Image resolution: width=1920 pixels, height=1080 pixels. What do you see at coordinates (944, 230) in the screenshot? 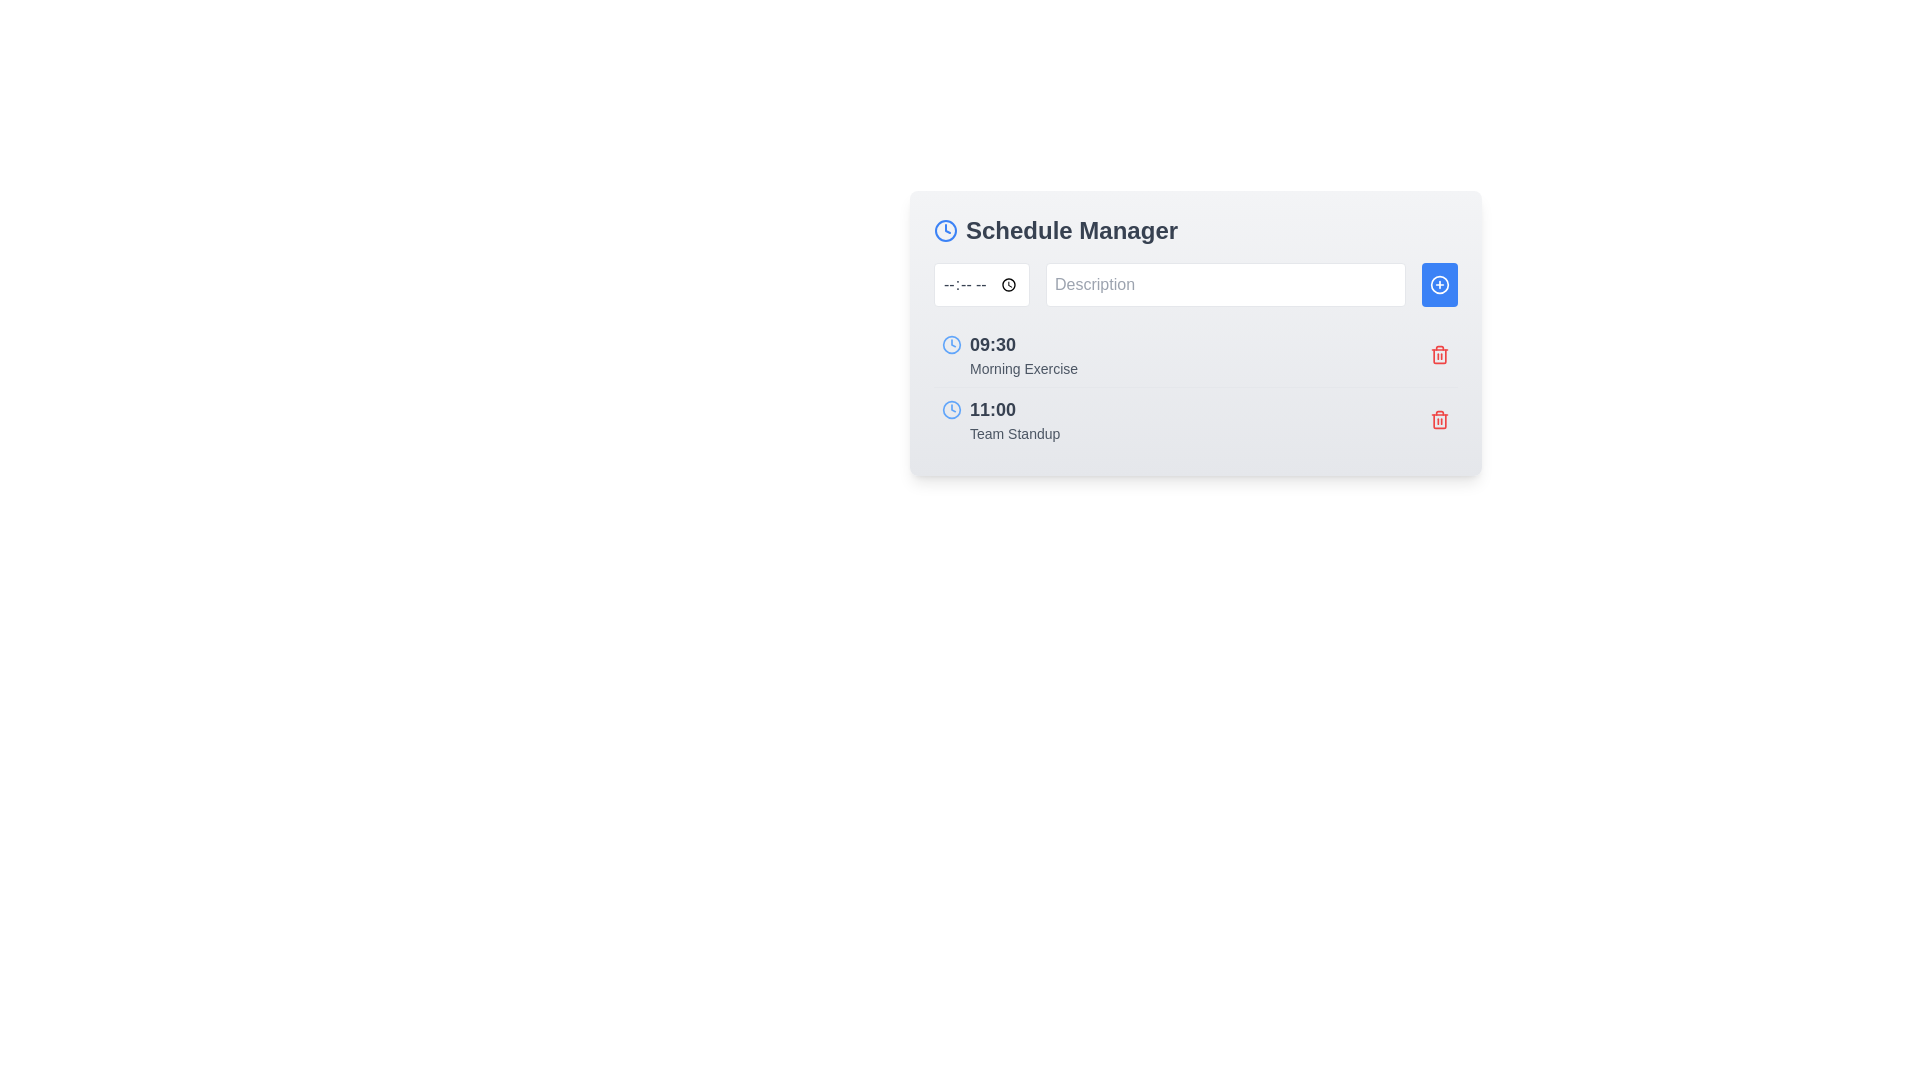
I see `the clock icon located at the top-left of the 'Schedule Manager' panel, which serves as a visual cue for scheduling functions` at bounding box center [944, 230].